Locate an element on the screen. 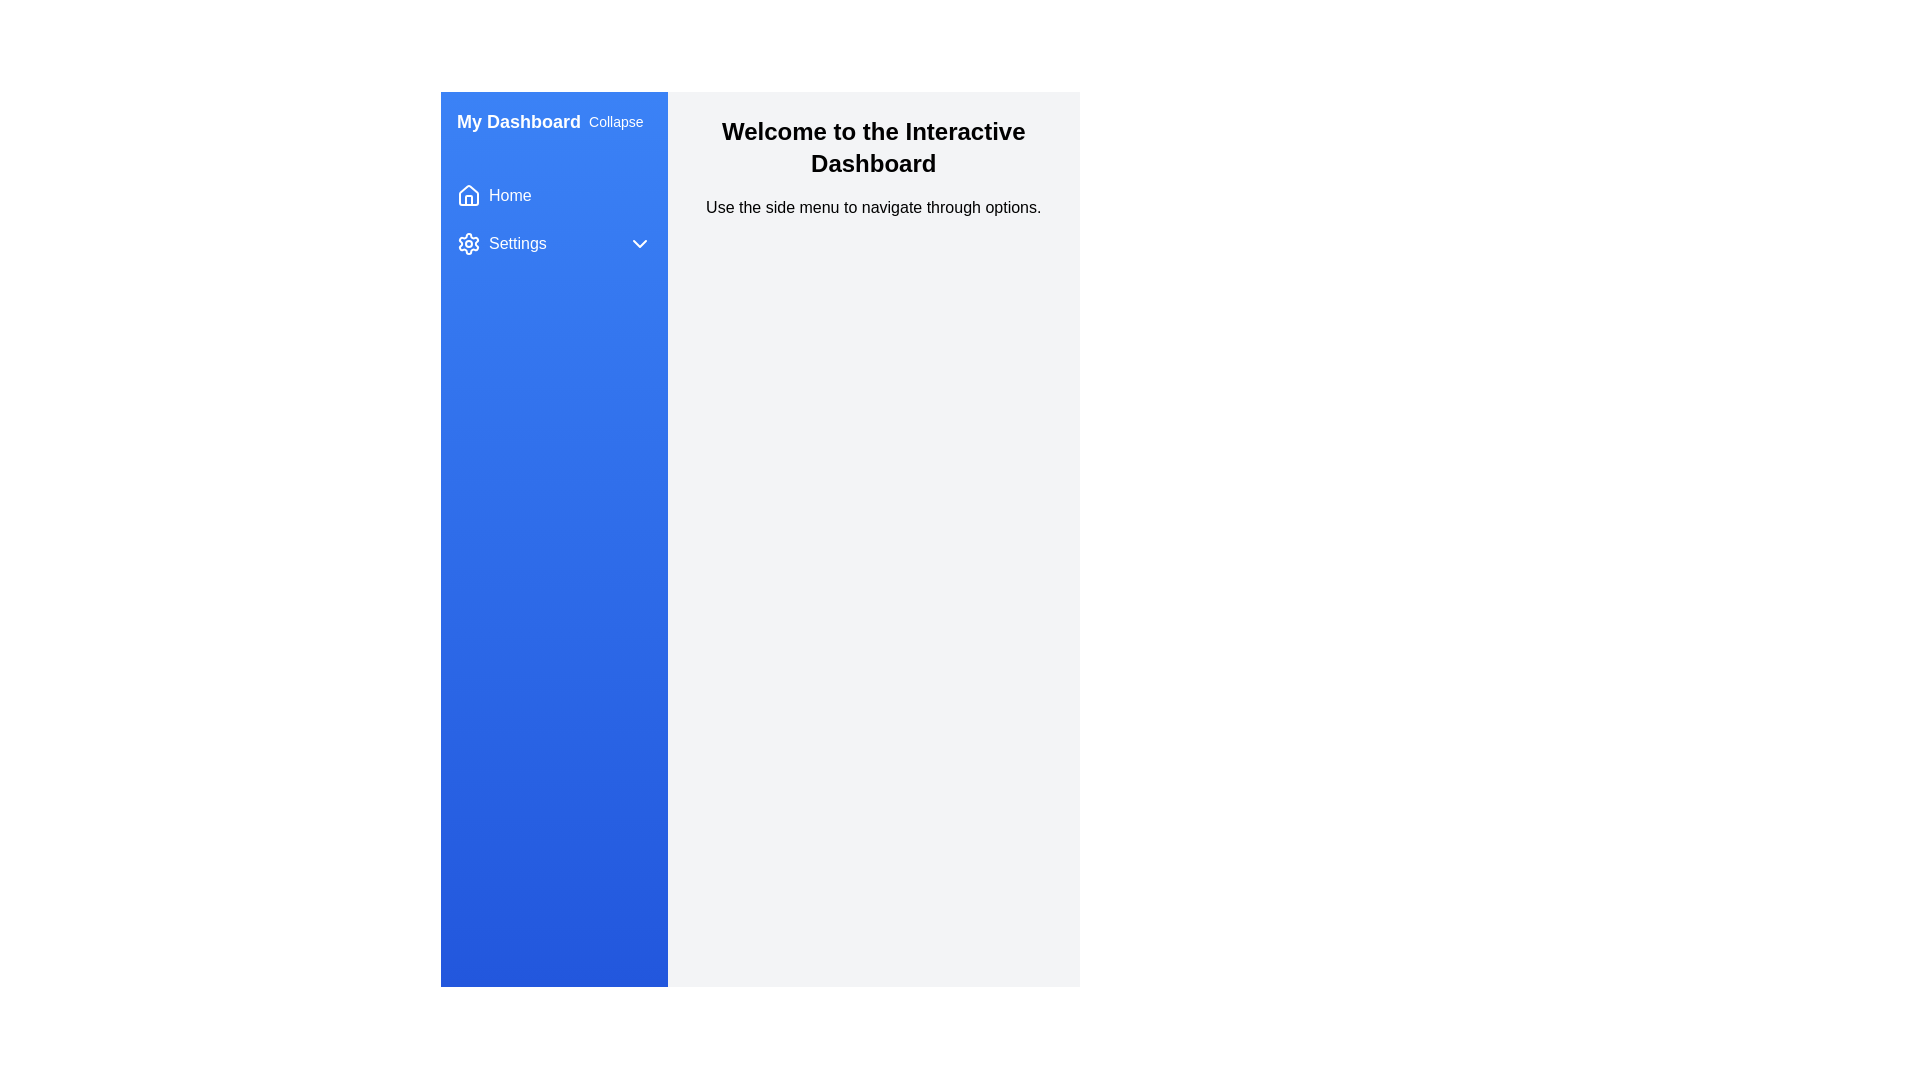  the house-shaped icon located in the sidebar next to the 'Home' label, which is styled as an outline with rounded corners and smooth joins is located at coordinates (468, 195).